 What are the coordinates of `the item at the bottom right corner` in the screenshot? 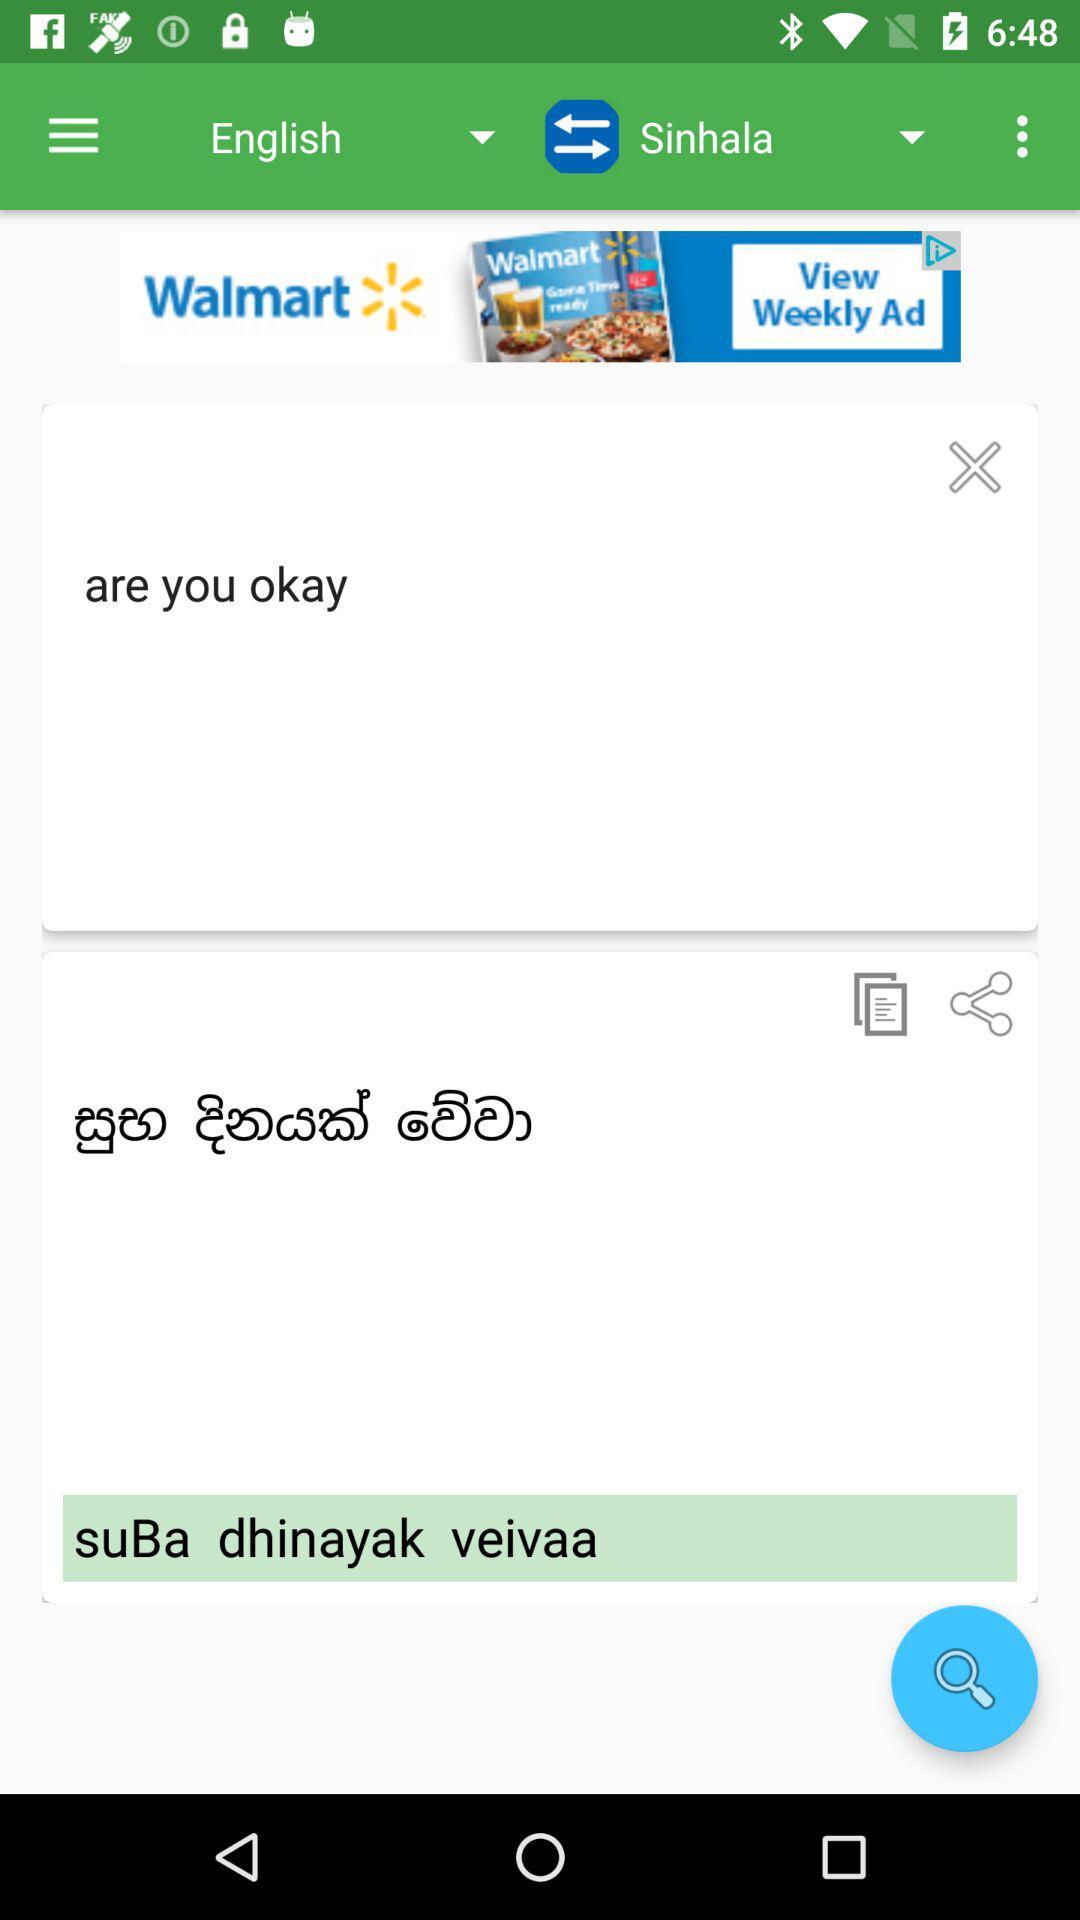 It's located at (963, 1678).